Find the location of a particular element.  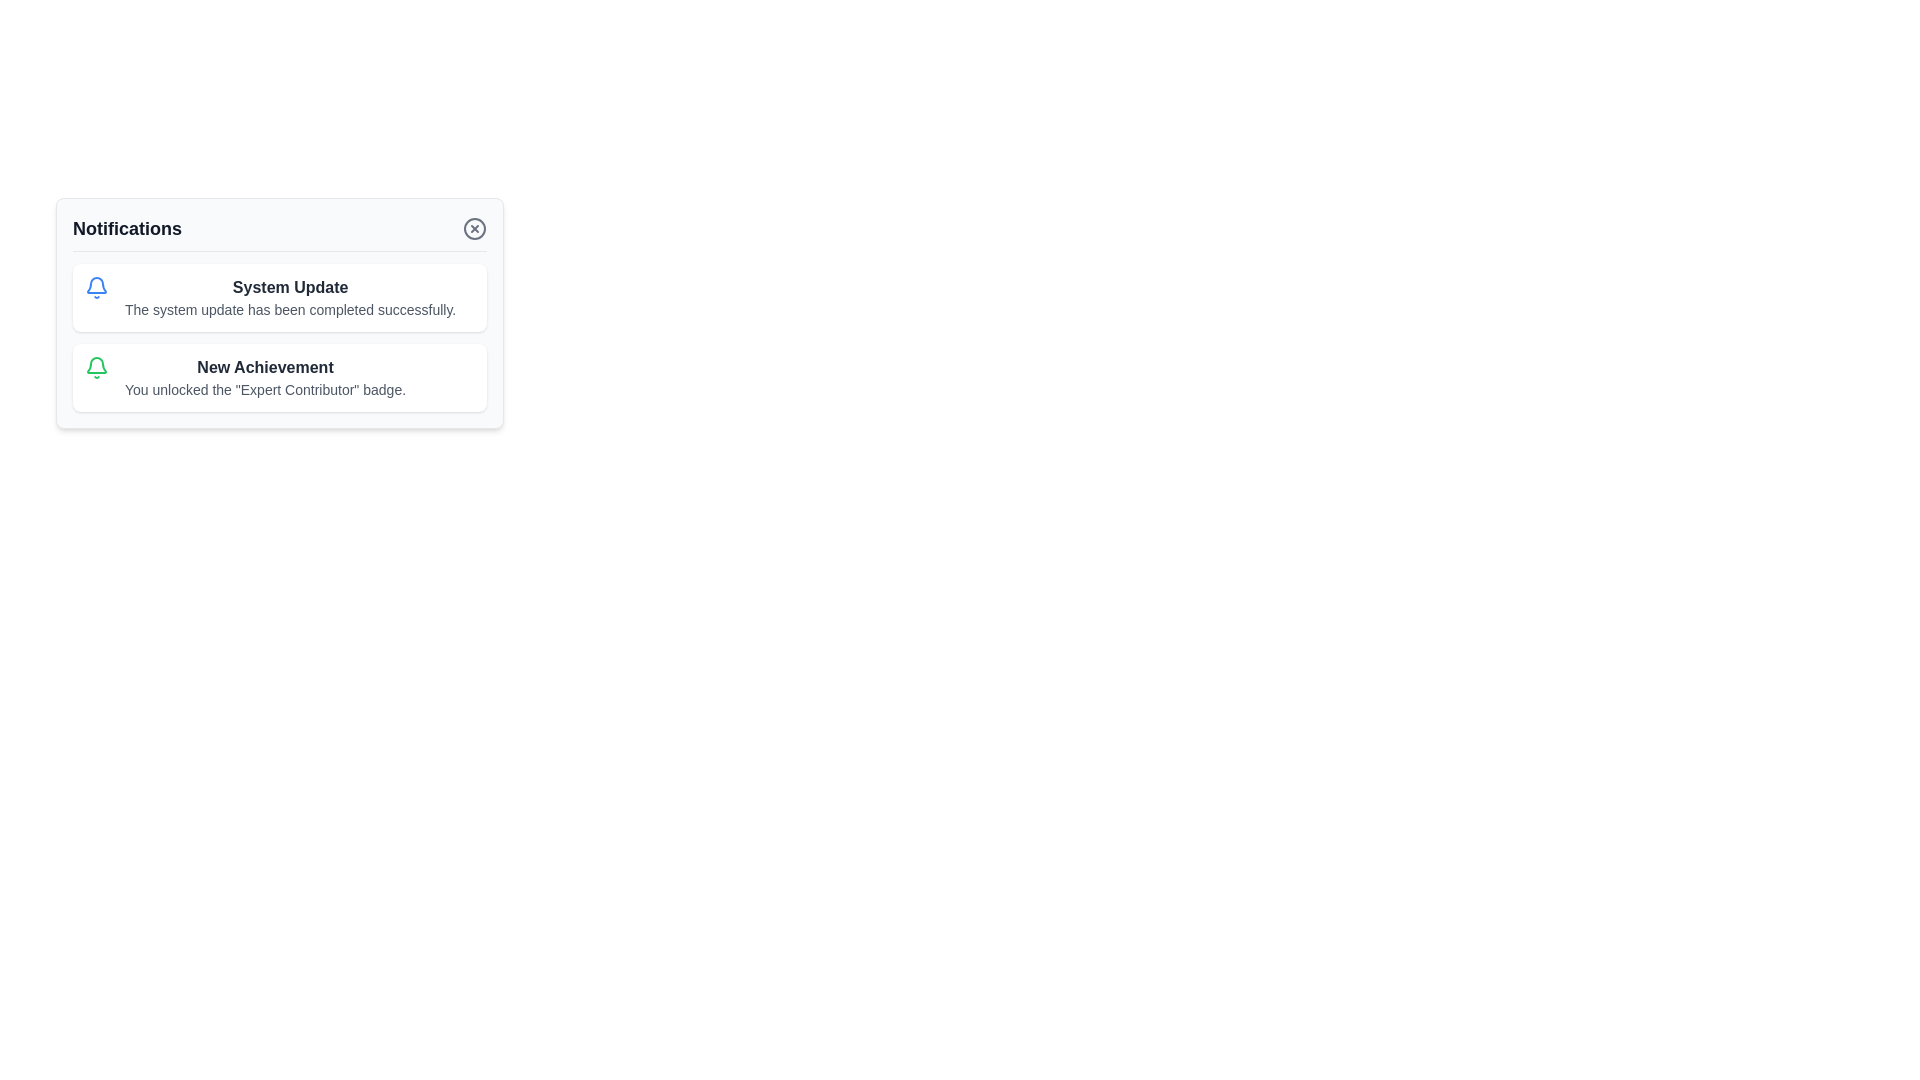

text label that conveys information about the successful completion of a system update, which is located in the notification card beneath the 'System Update' heading is located at coordinates (289, 309).